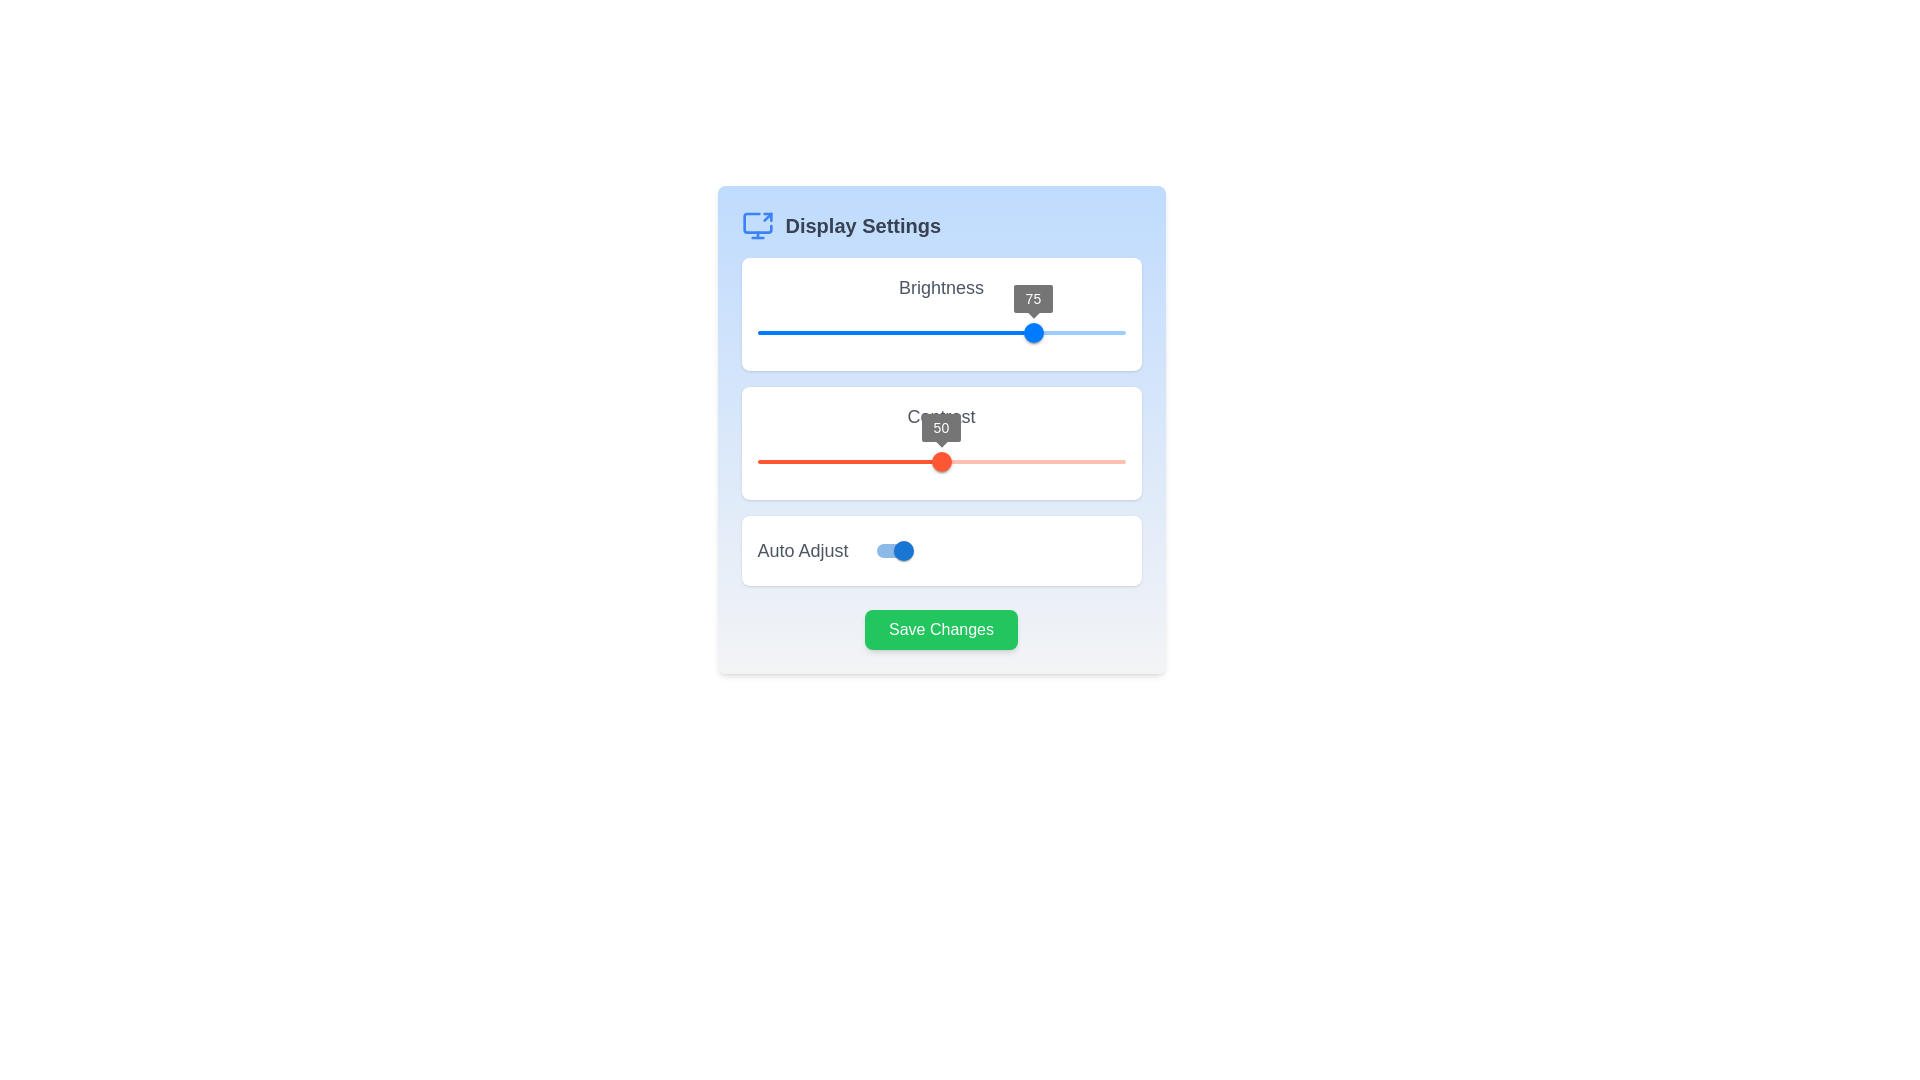 This screenshot has height=1080, width=1920. I want to click on contrast slider, so click(1073, 462).